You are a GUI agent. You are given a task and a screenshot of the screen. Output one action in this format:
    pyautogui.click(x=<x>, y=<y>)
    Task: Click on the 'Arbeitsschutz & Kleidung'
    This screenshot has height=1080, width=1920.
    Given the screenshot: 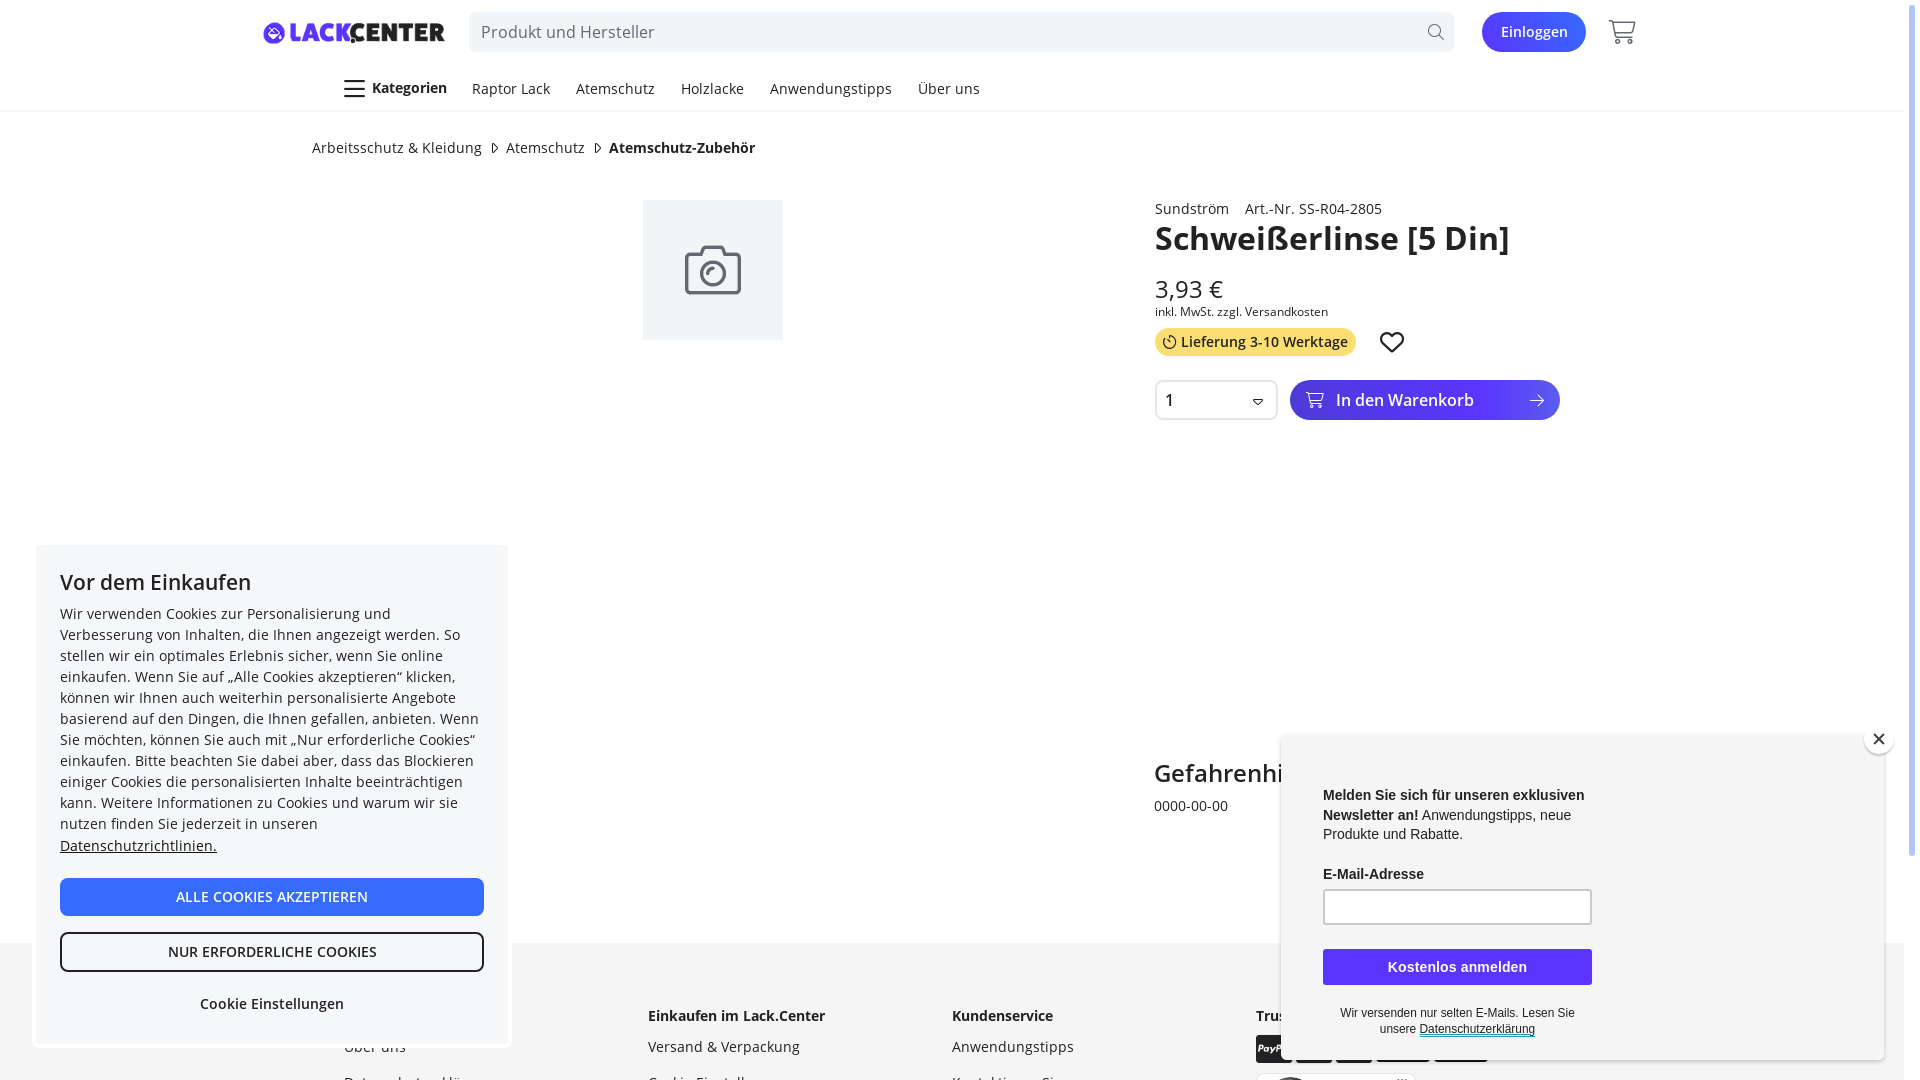 What is the action you would take?
    pyautogui.click(x=311, y=146)
    